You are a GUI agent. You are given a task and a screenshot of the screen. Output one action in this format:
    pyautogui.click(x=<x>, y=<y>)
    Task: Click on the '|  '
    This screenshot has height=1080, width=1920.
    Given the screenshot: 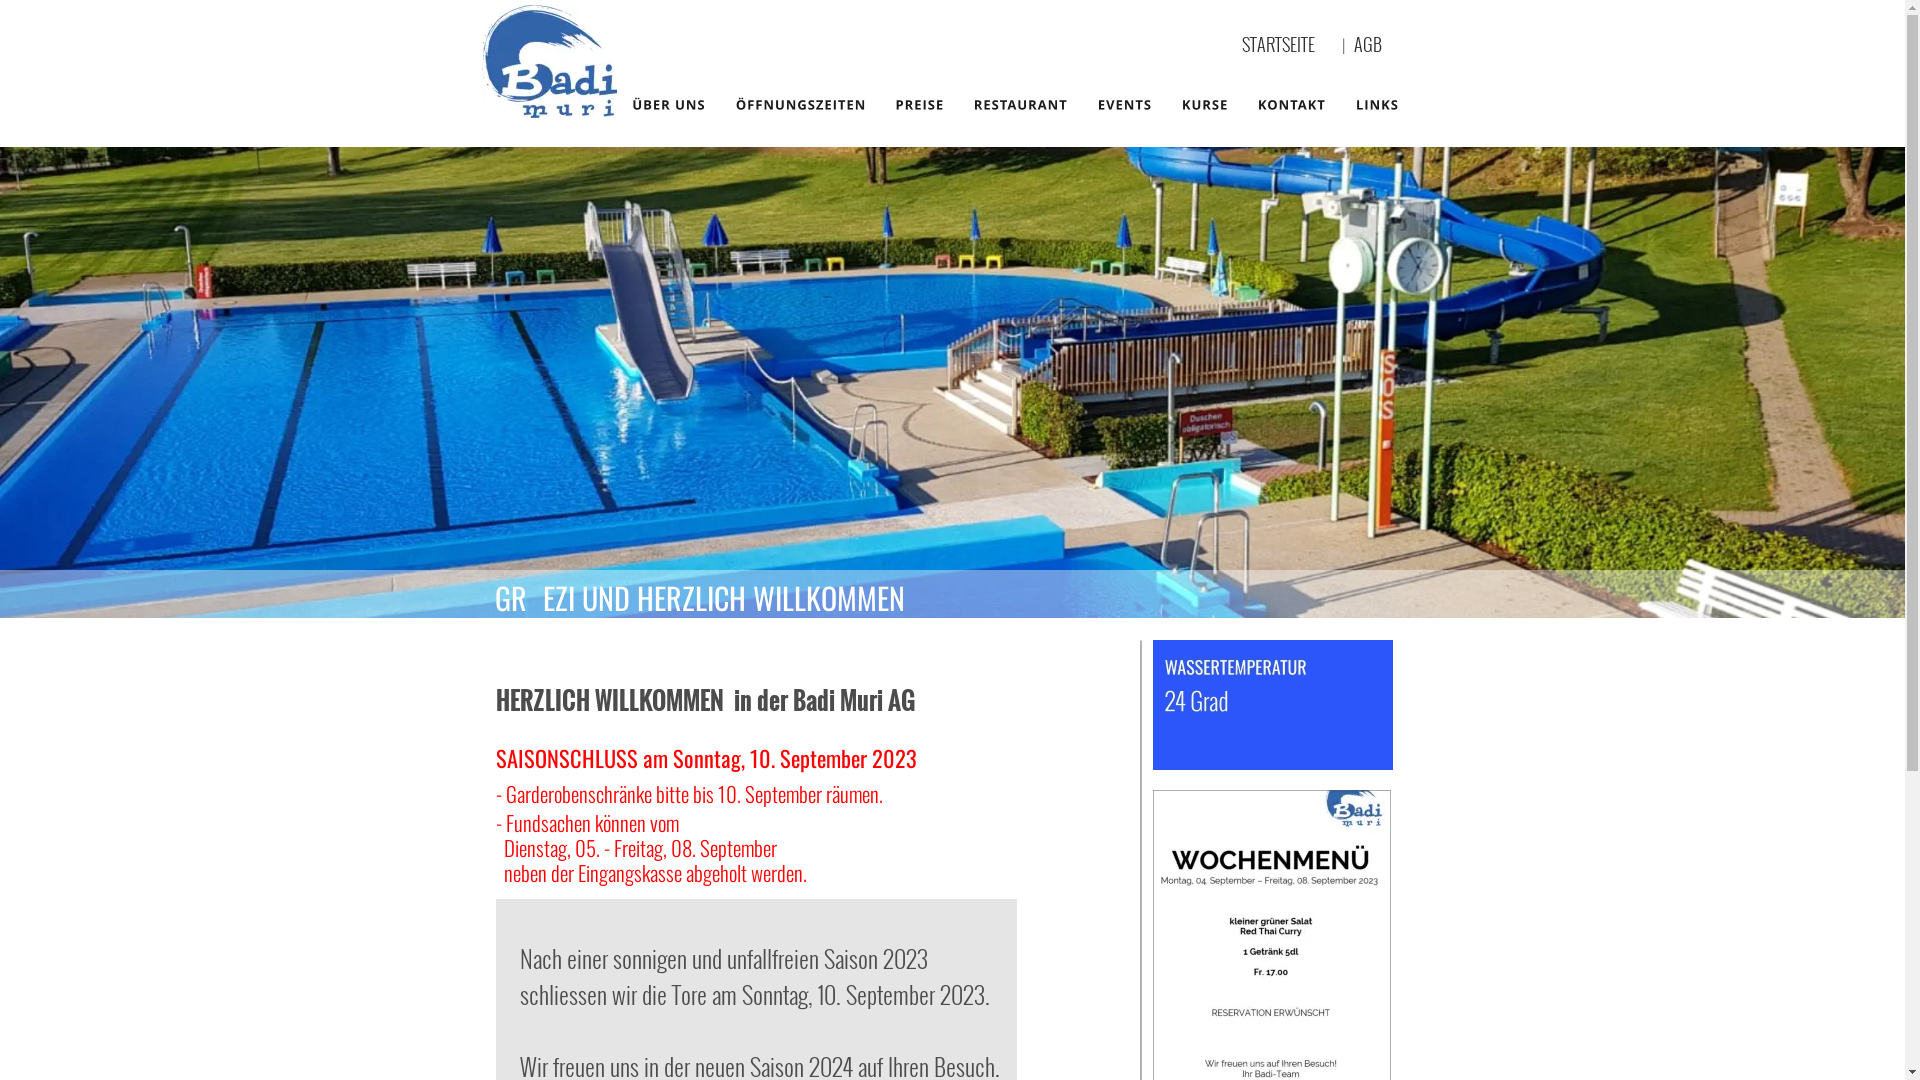 What is the action you would take?
    pyautogui.click(x=1348, y=45)
    